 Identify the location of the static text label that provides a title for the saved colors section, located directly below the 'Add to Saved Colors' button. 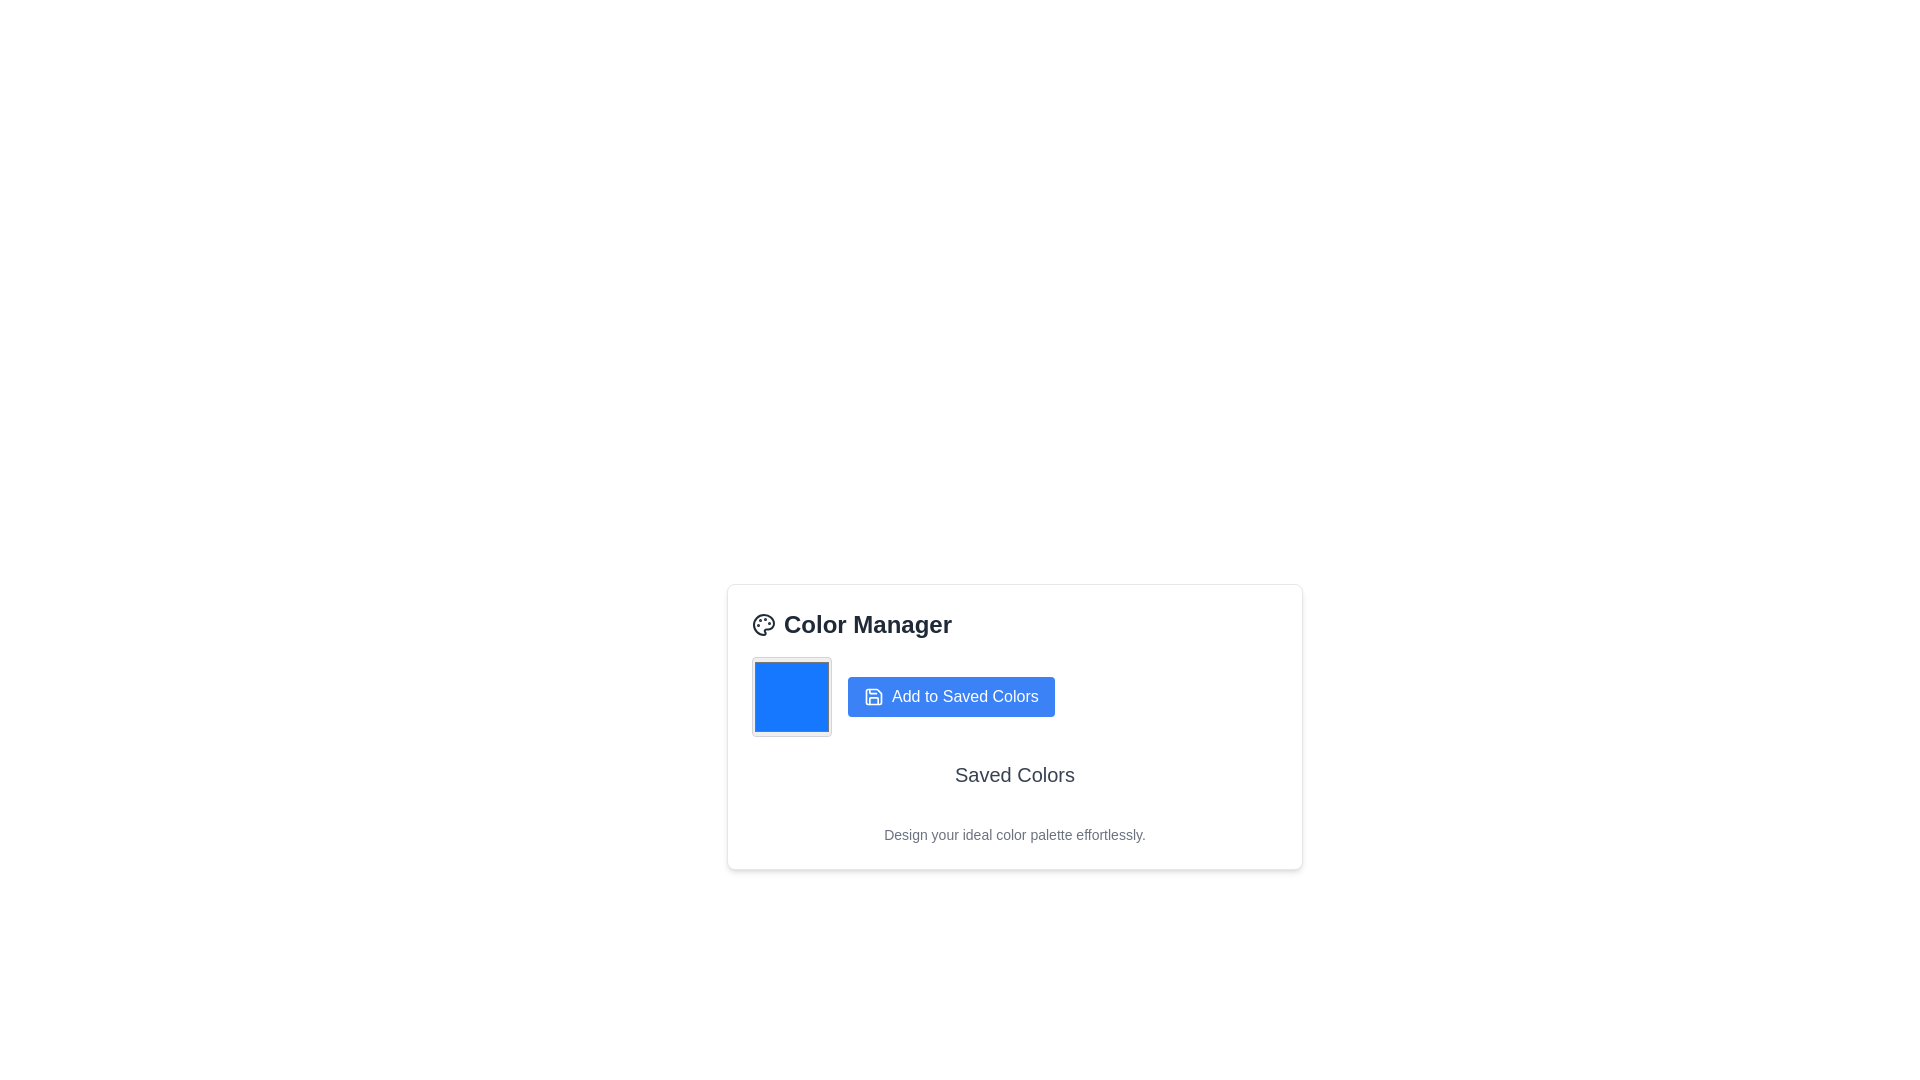
(1014, 774).